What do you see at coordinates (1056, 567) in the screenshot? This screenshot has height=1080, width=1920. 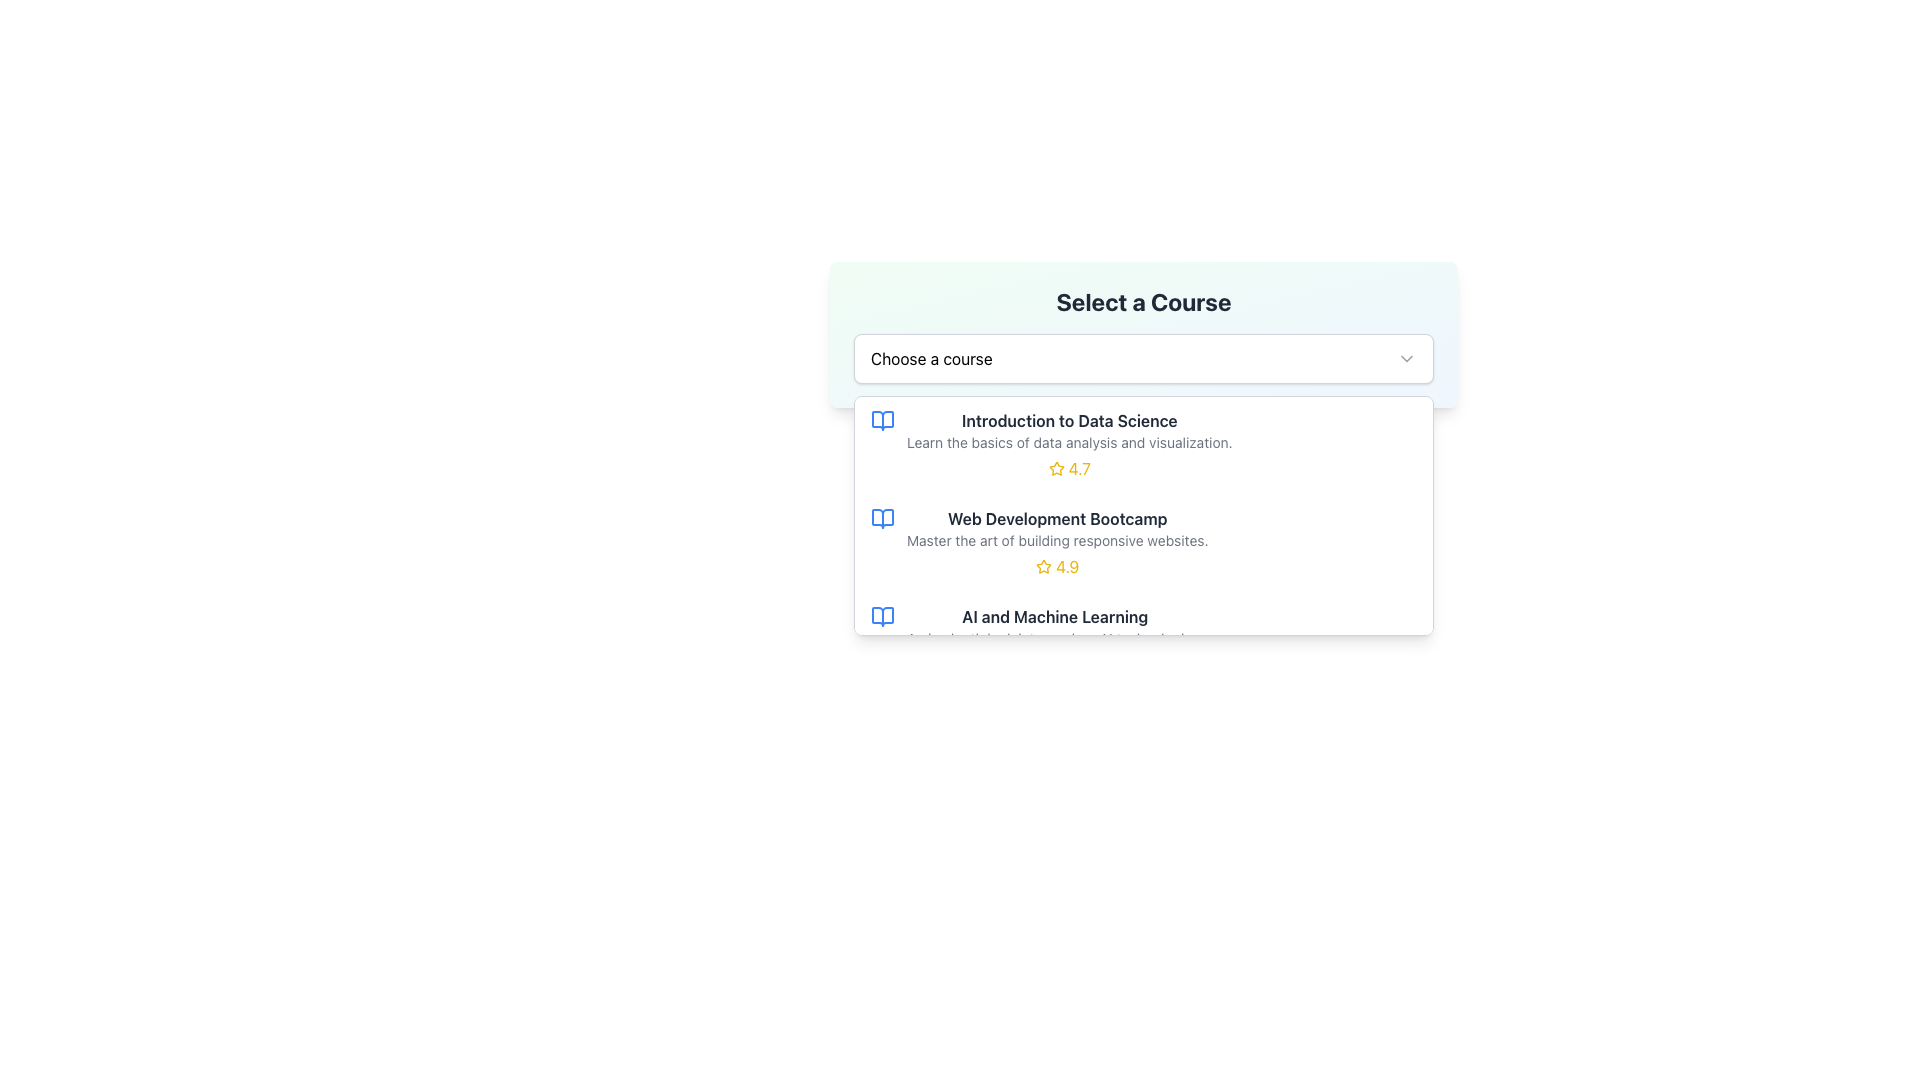 I see `the label displaying the user rating score for the Web Development Bootcamp course, located to the right of the star icon and below the course title` at bounding box center [1056, 567].